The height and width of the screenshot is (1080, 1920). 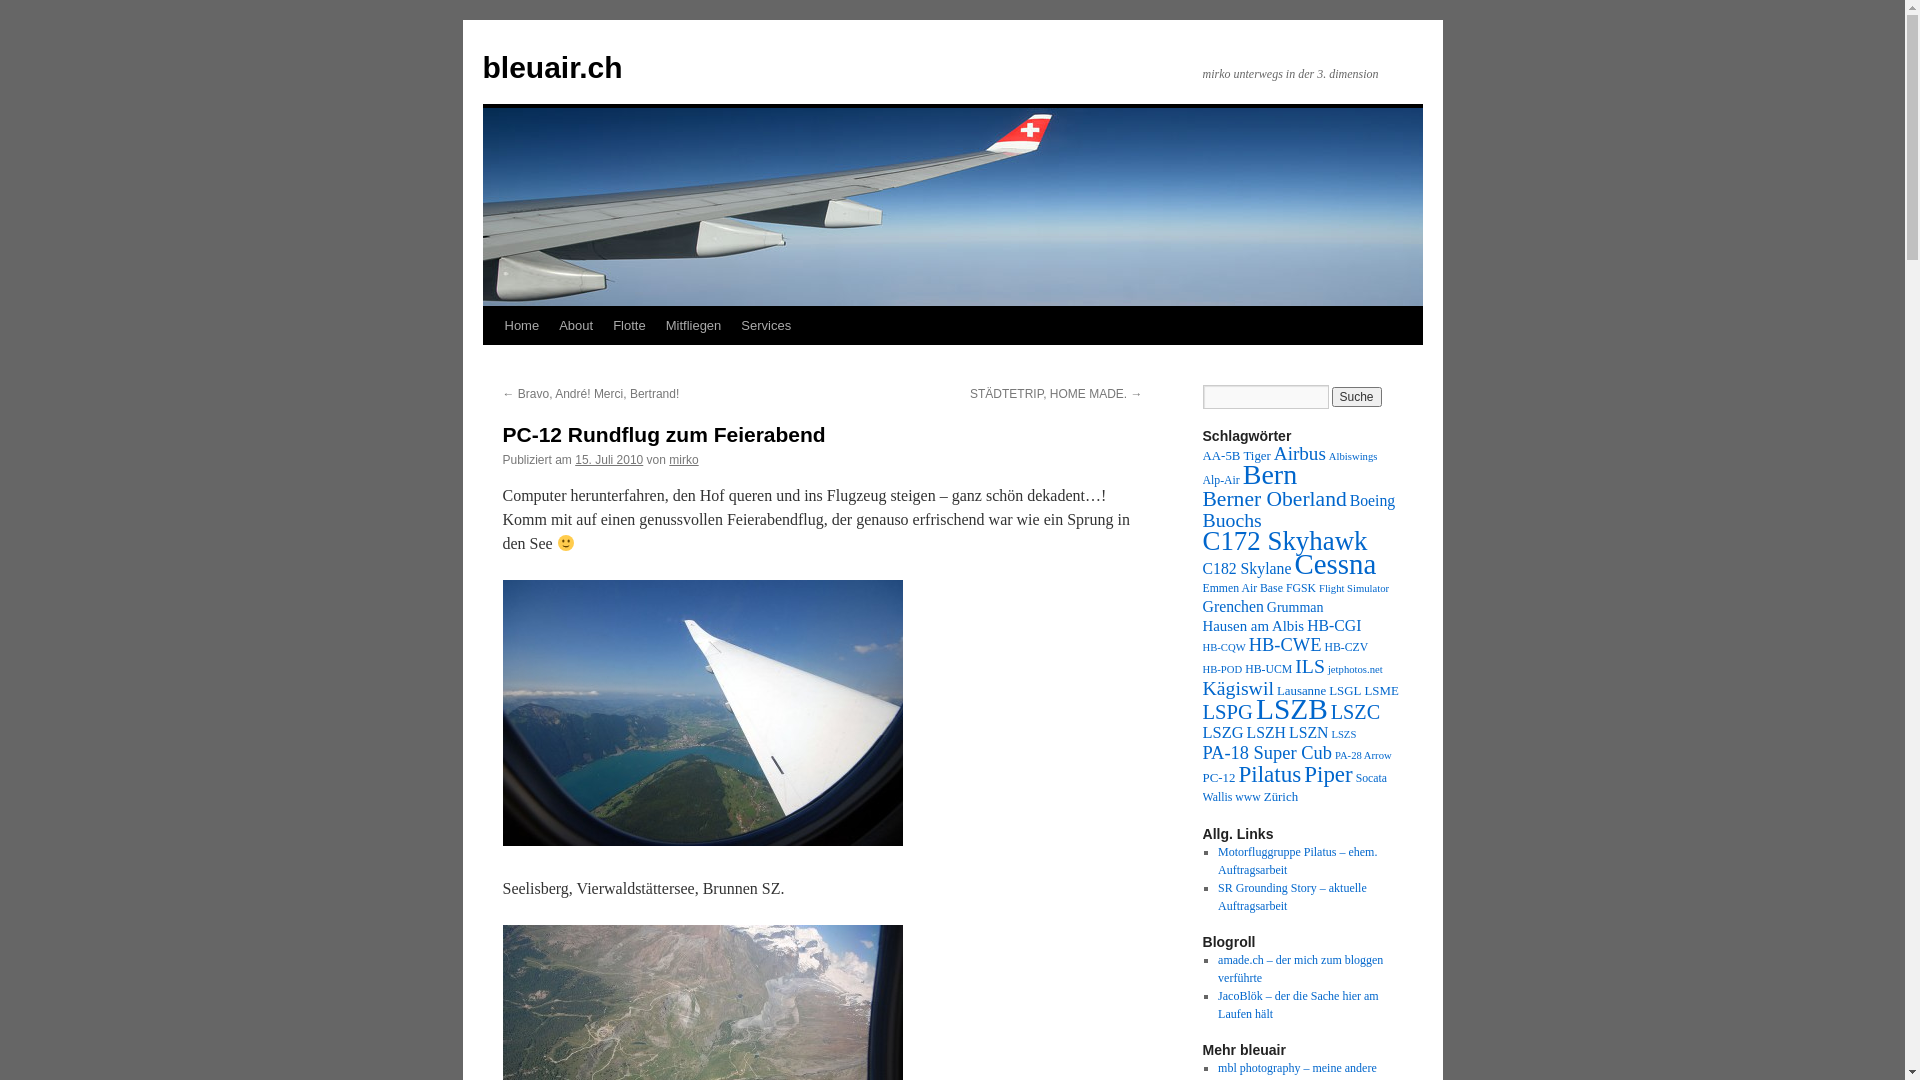 I want to click on 'LSZG', so click(x=1221, y=732).